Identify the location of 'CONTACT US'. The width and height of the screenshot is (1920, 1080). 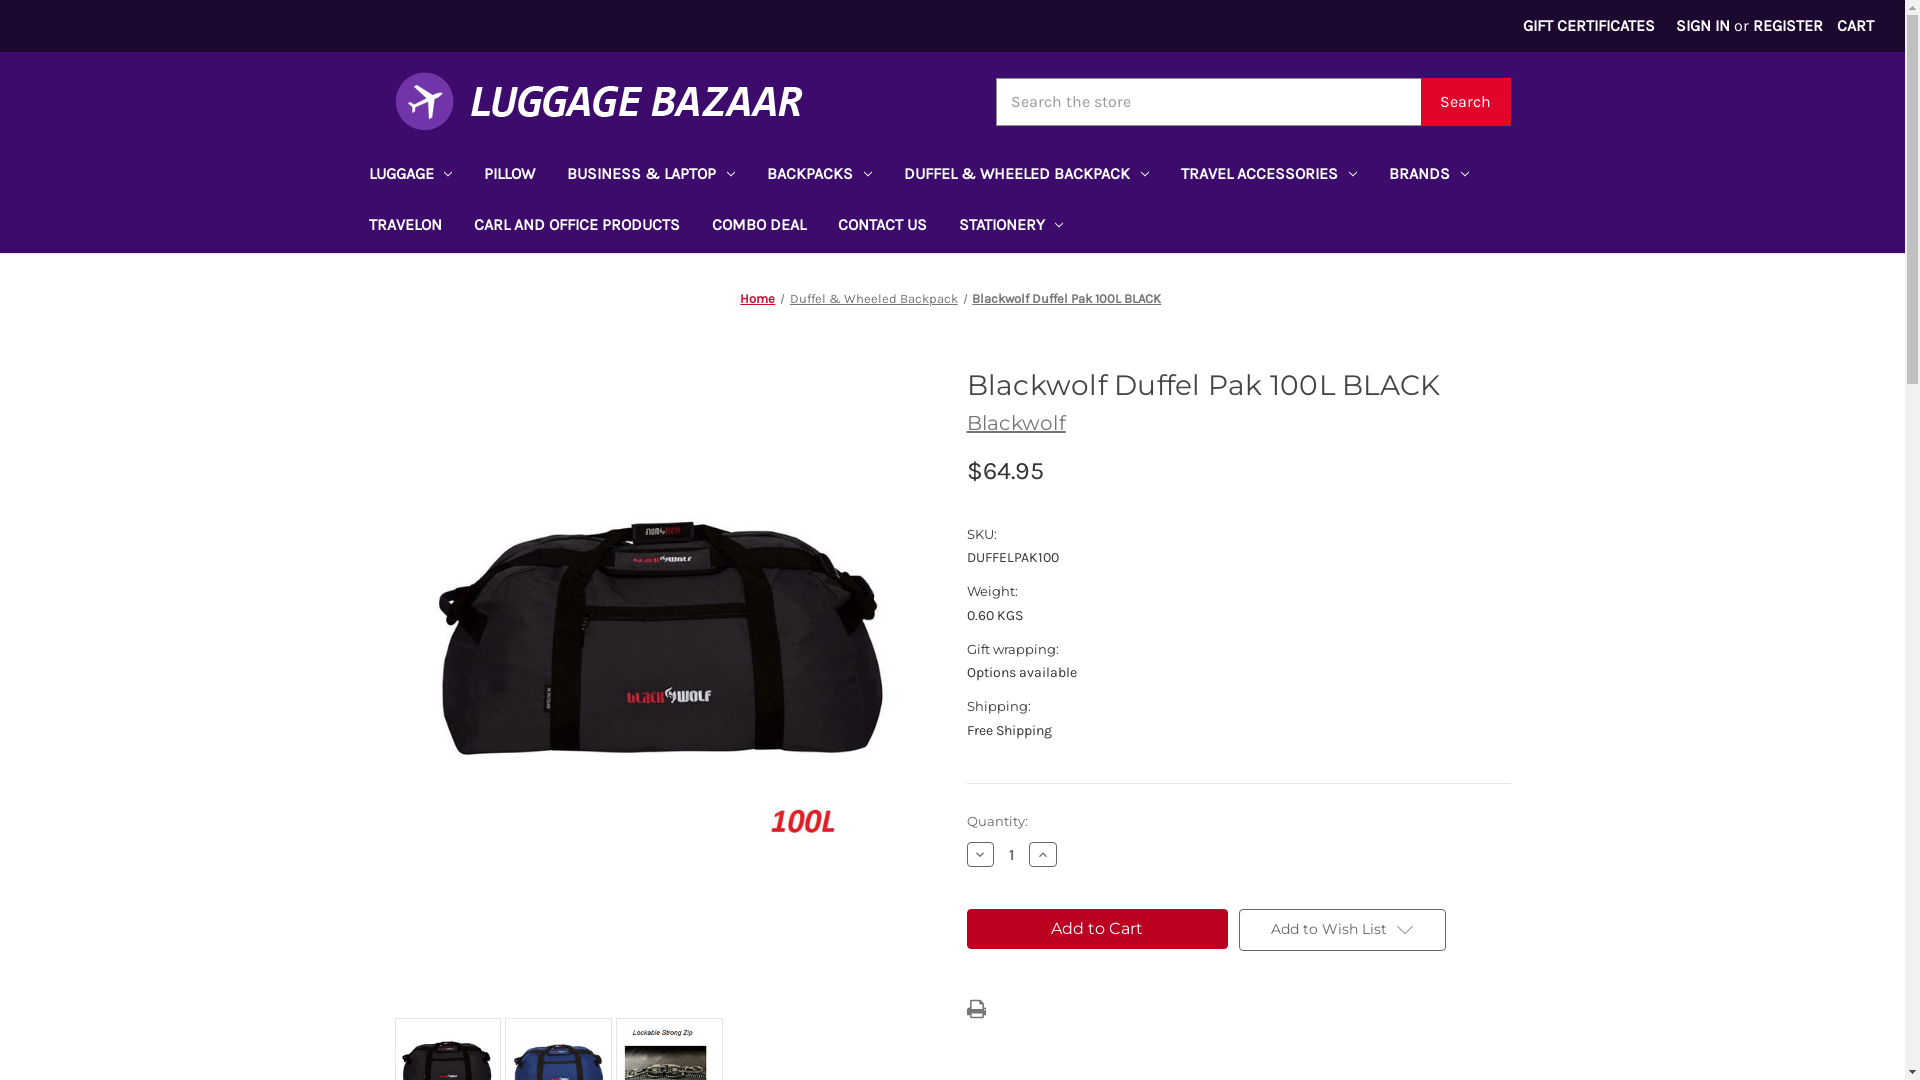
(821, 226).